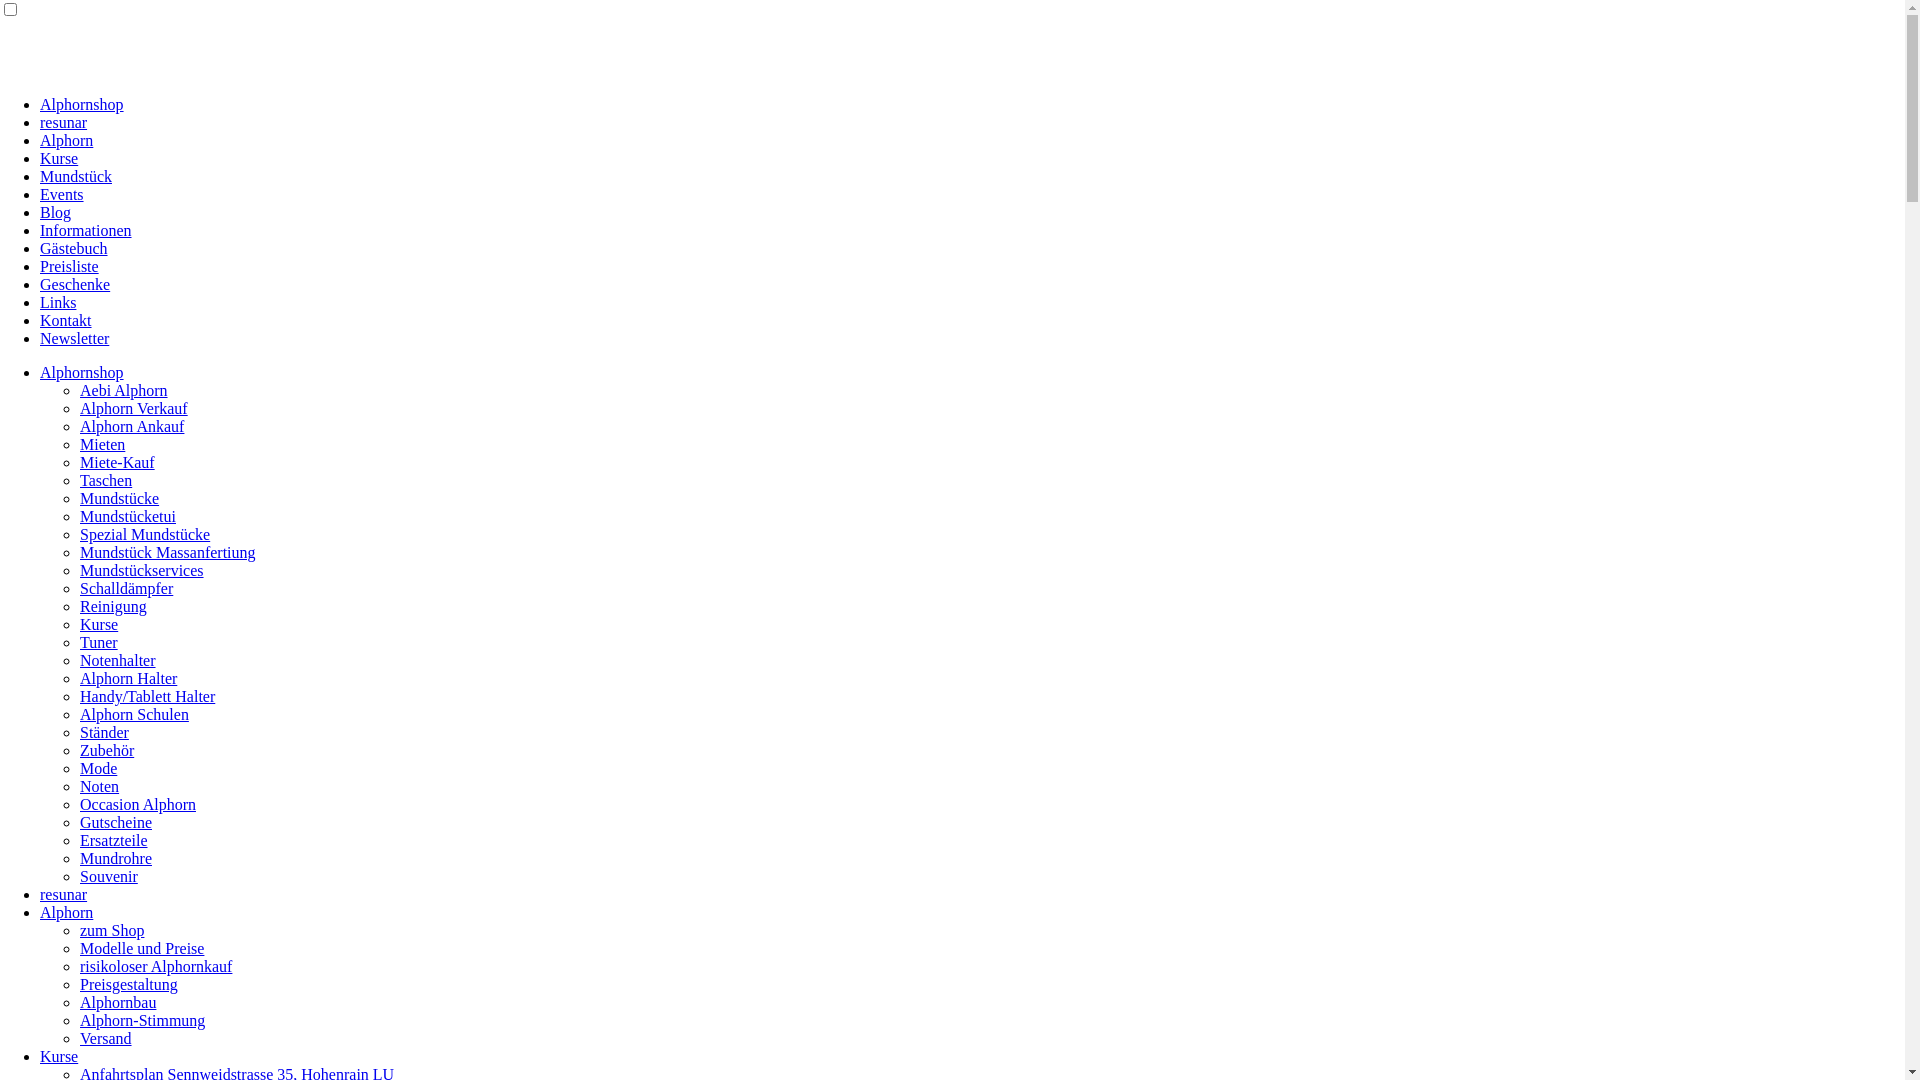  What do you see at coordinates (66, 912) in the screenshot?
I see `'Alphorn'` at bounding box center [66, 912].